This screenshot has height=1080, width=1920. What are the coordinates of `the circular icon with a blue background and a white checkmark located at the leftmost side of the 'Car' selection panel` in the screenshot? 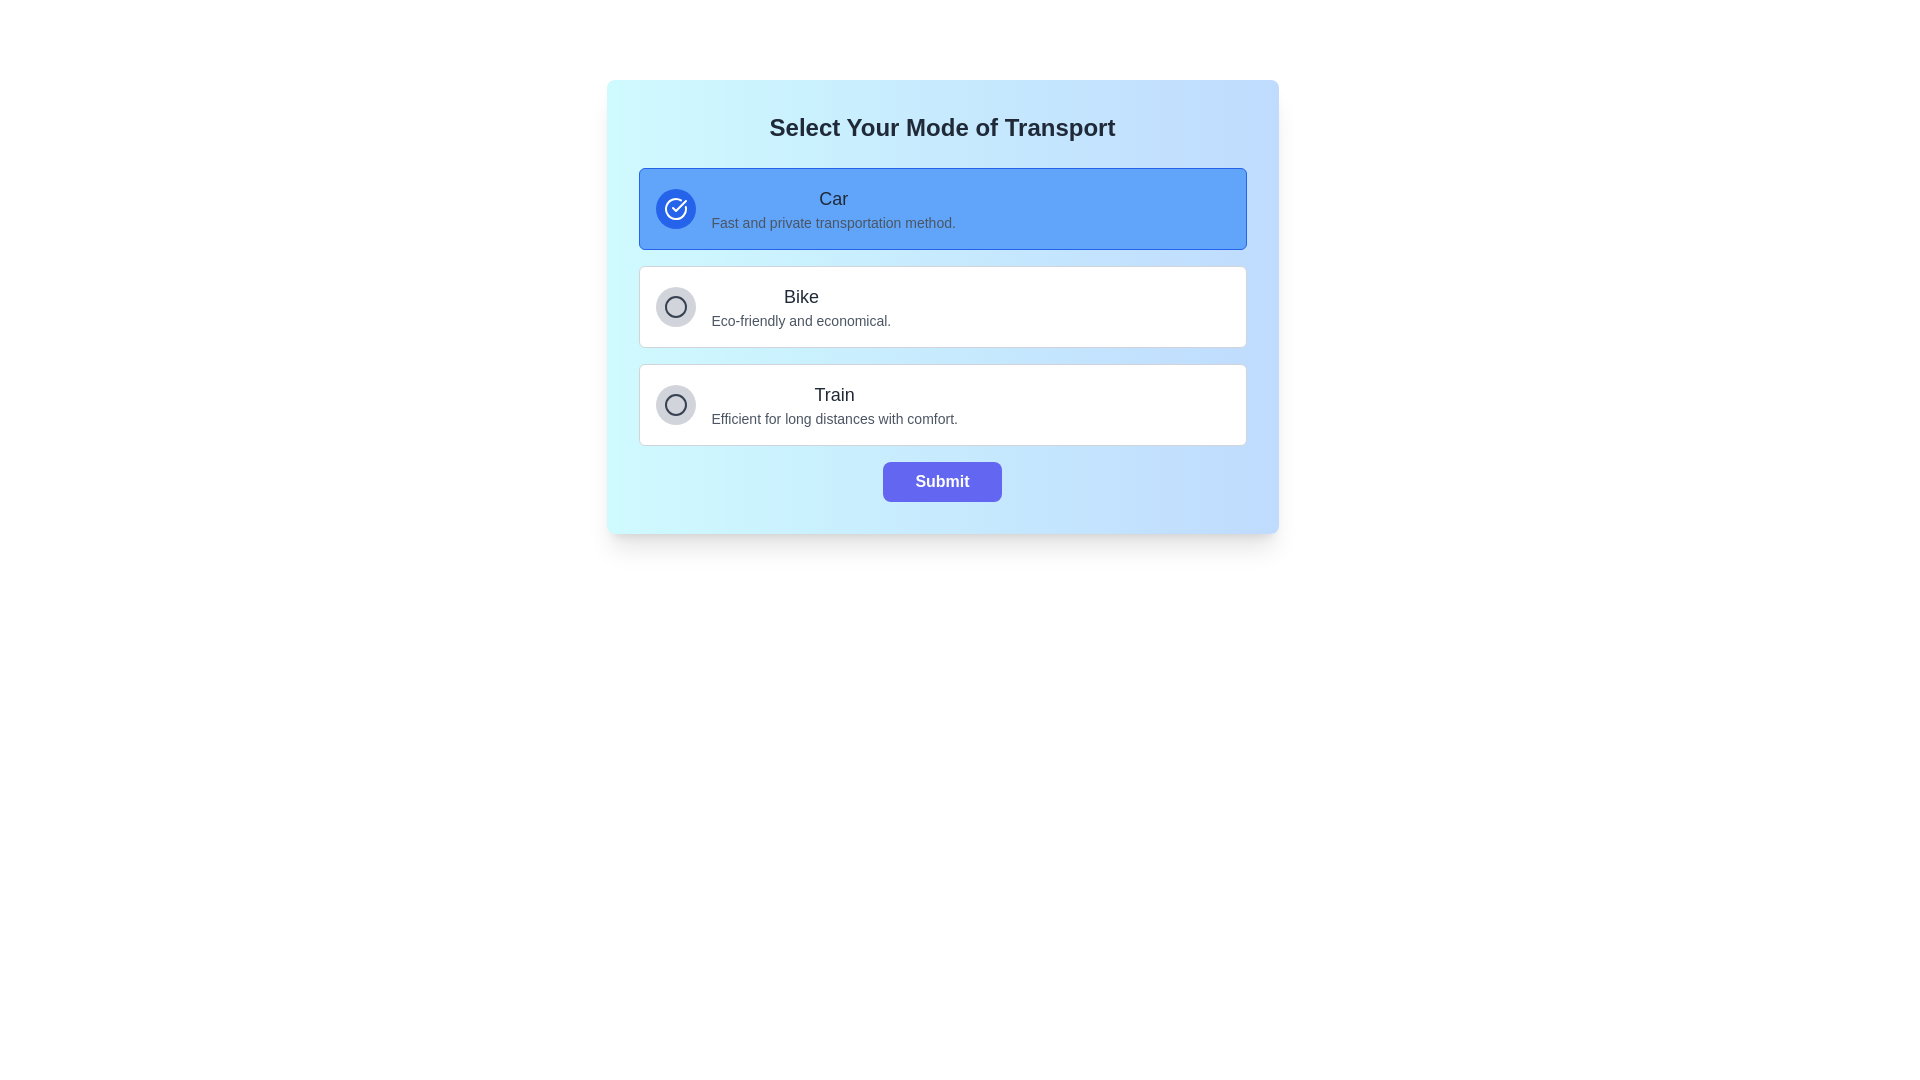 It's located at (675, 208).